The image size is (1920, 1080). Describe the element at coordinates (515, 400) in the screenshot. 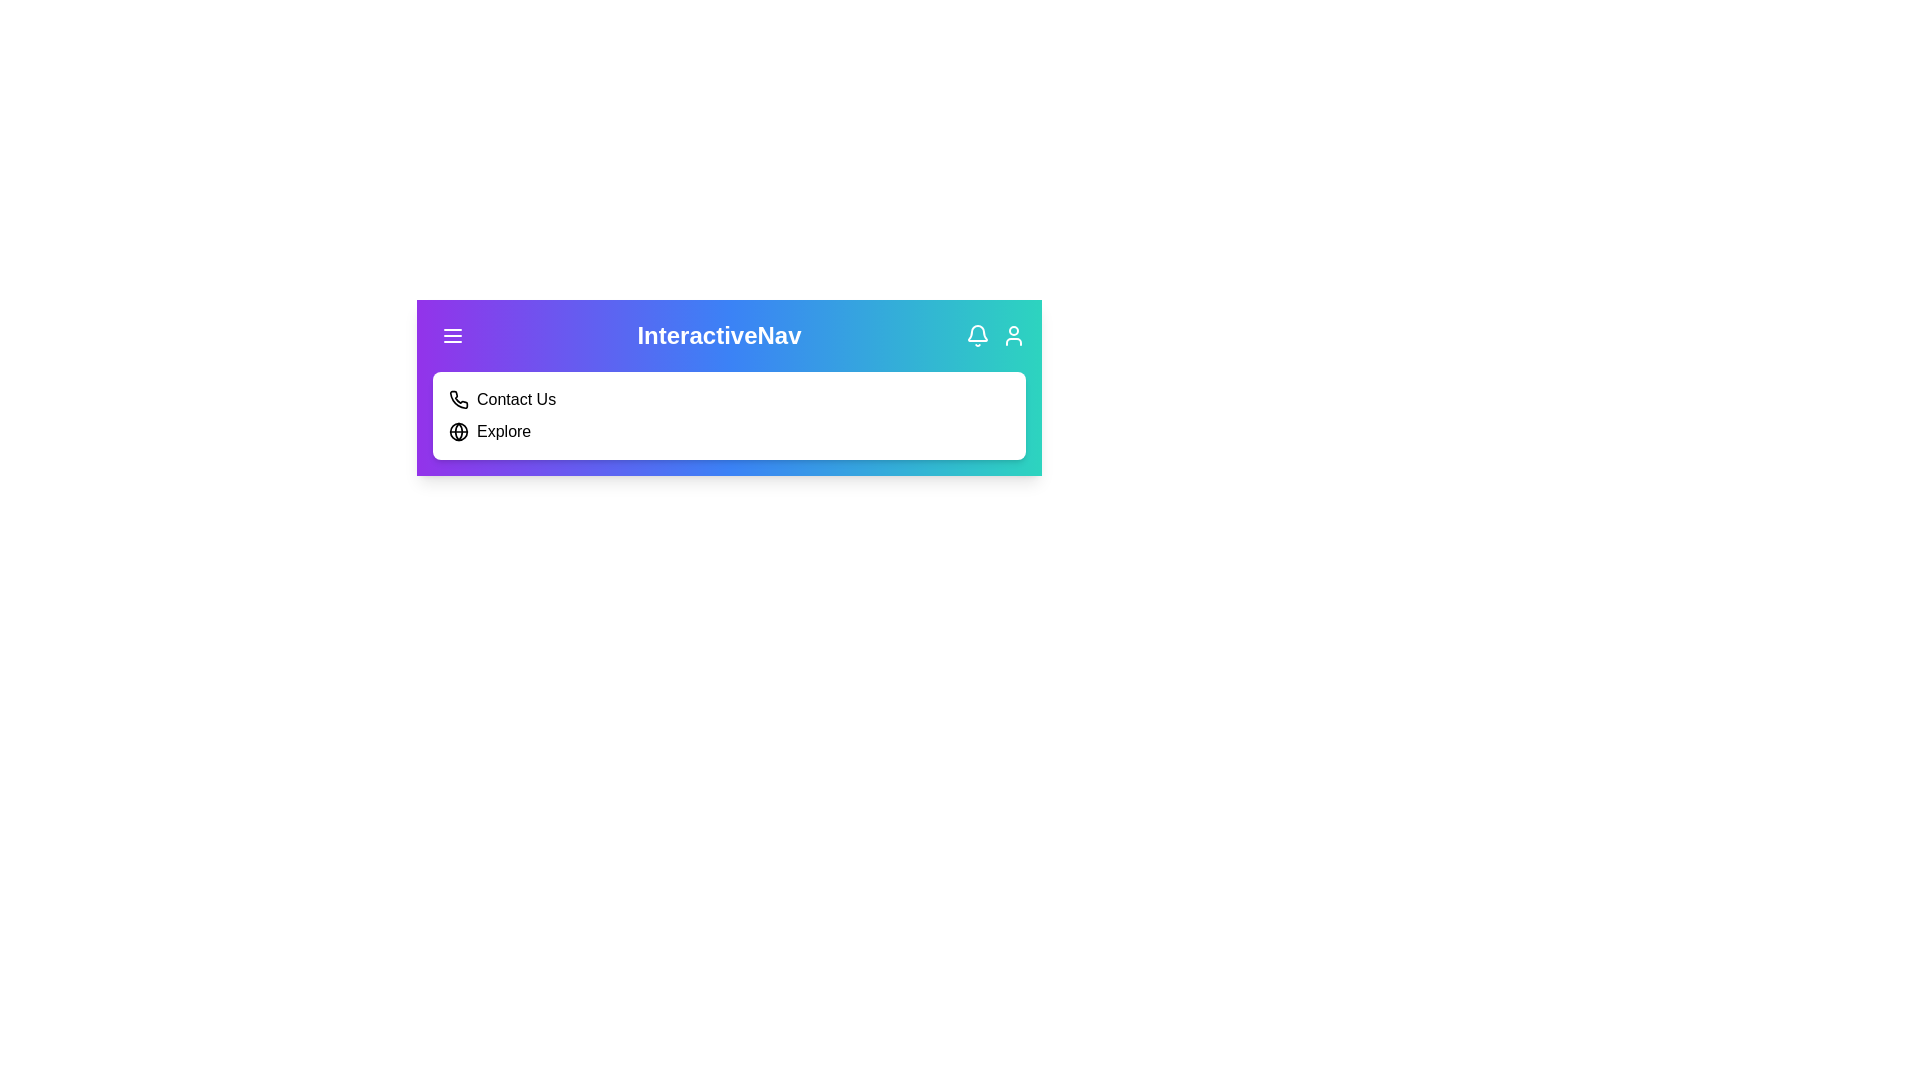

I see `the 'Contact Us' menu item` at that location.